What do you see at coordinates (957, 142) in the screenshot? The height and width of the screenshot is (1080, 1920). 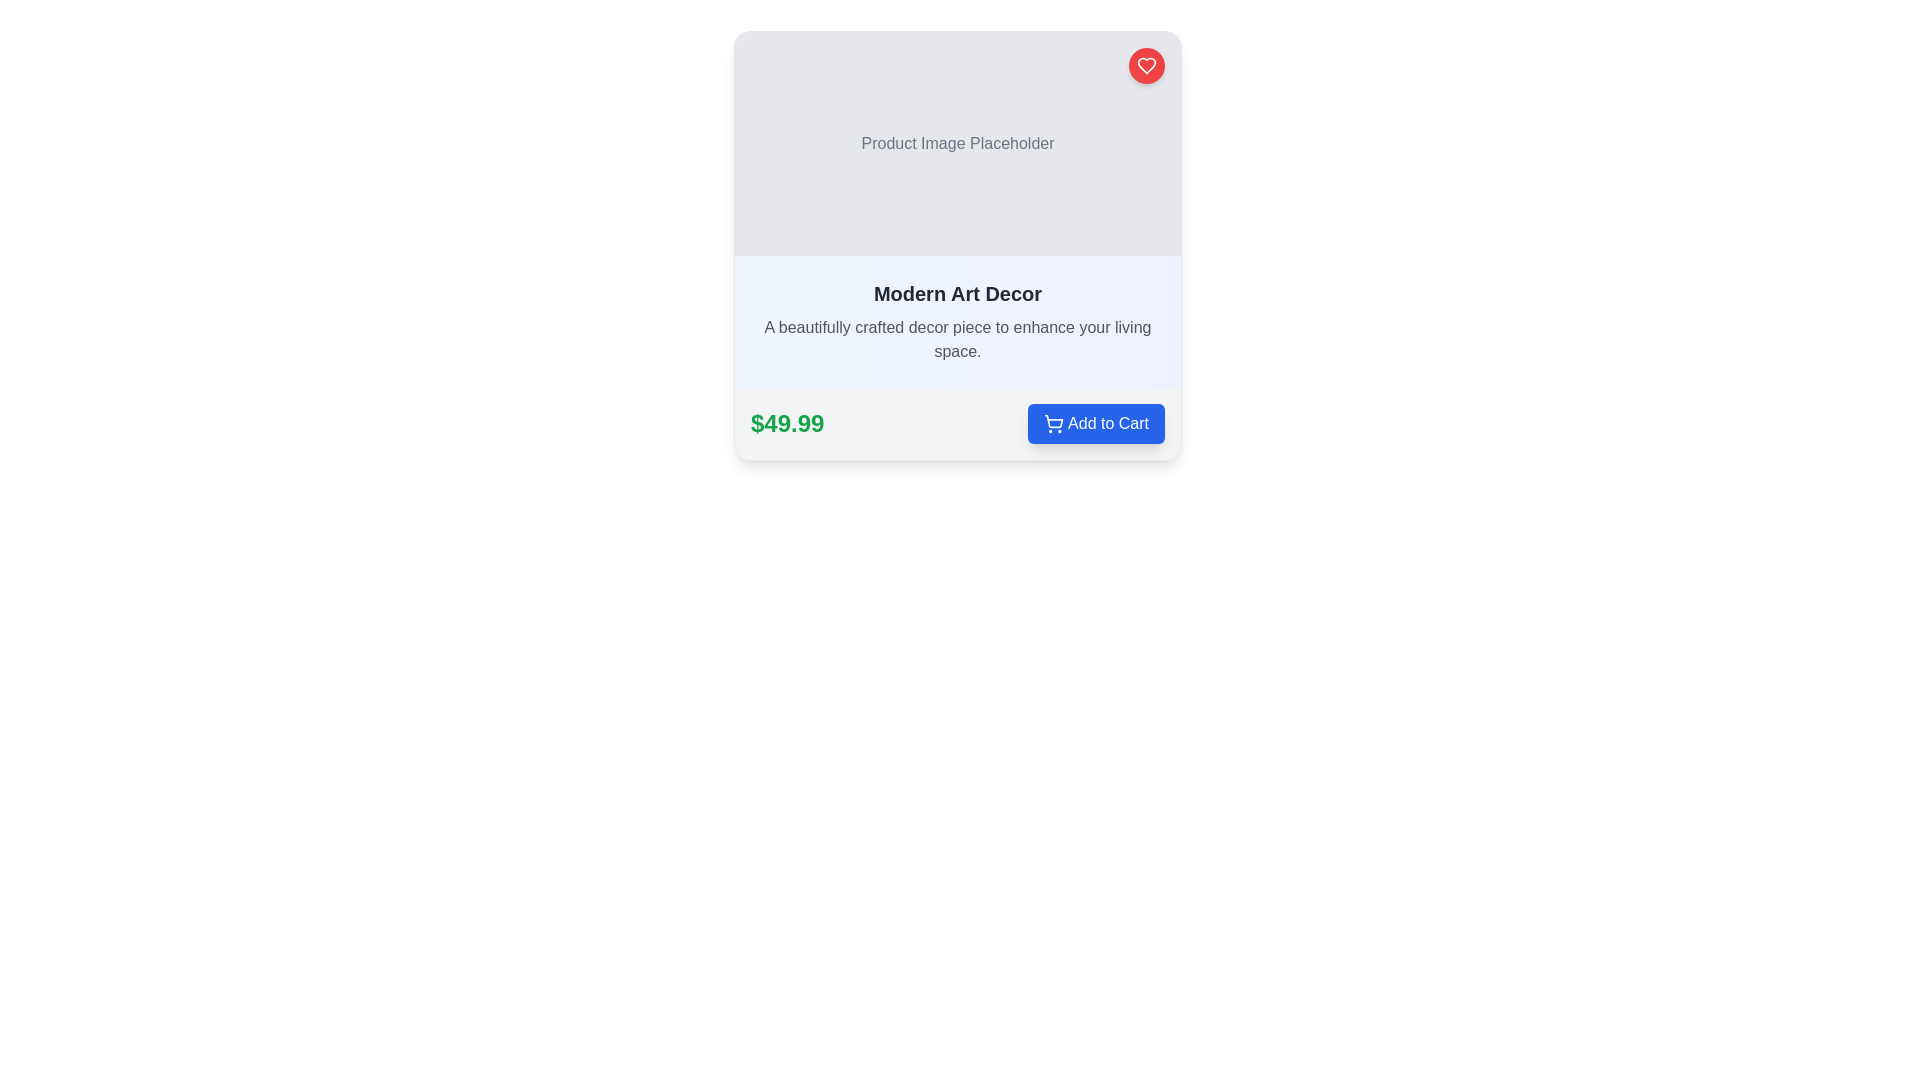 I see `the Static placeholder element located at the top of the card structure, which serves as an image placeholder` at bounding box center [957, 142].